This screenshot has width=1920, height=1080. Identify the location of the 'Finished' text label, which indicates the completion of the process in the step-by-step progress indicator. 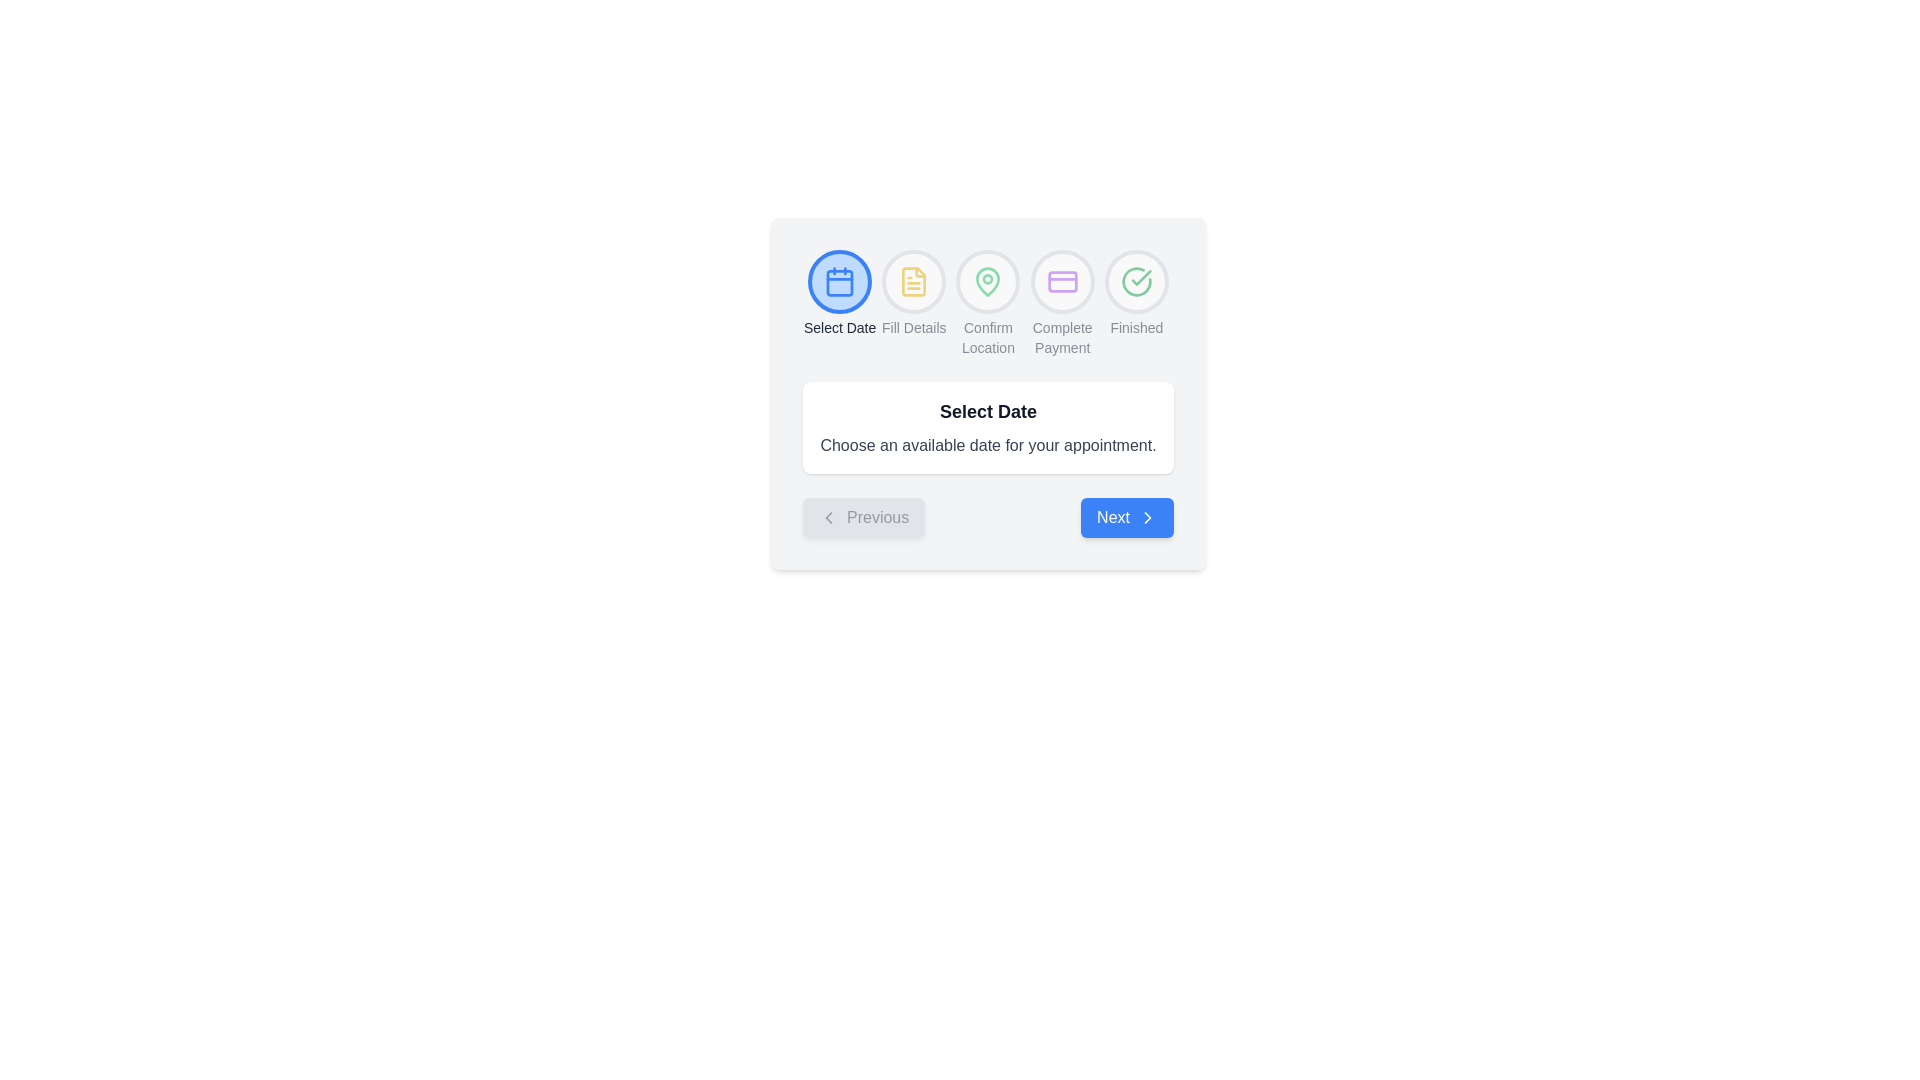
(1136, 326).